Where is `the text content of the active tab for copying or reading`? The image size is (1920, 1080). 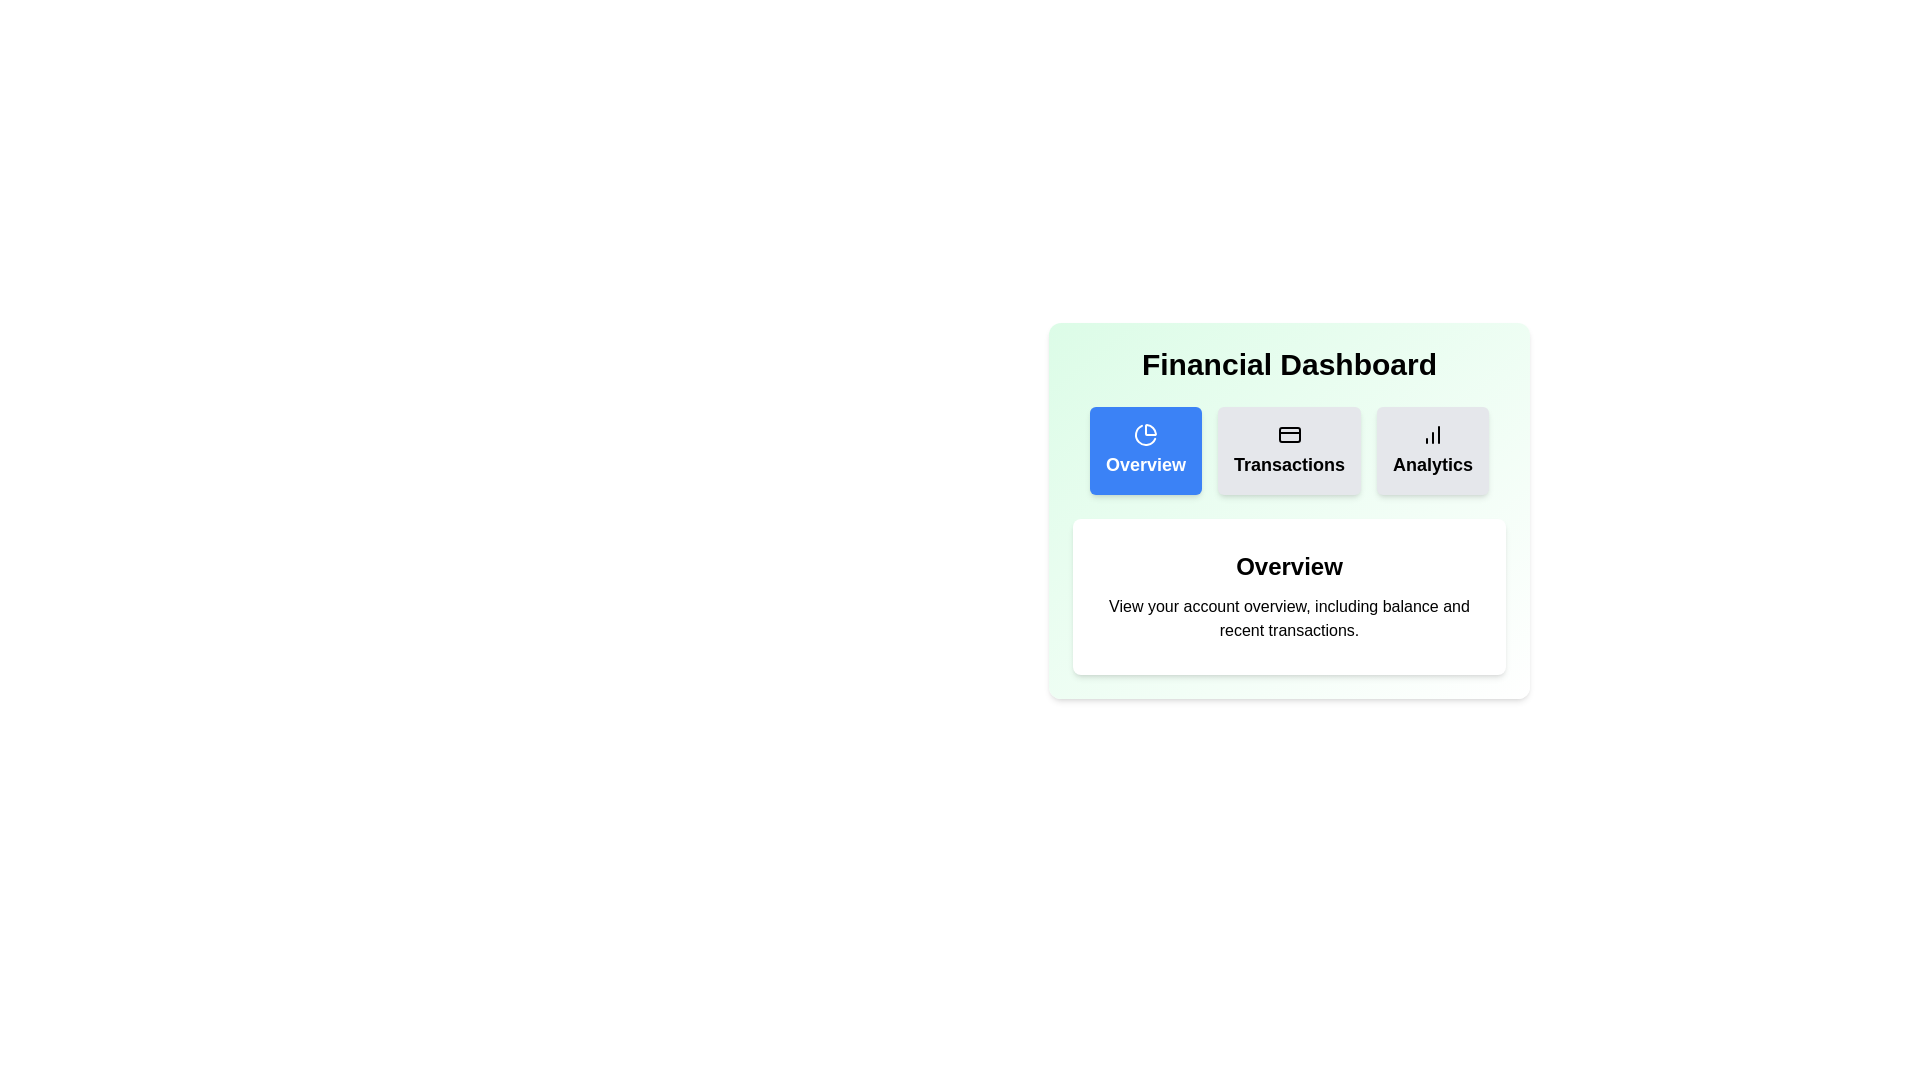
the text content of the active tab for copying or reading is located at coordinates (1103, 551).